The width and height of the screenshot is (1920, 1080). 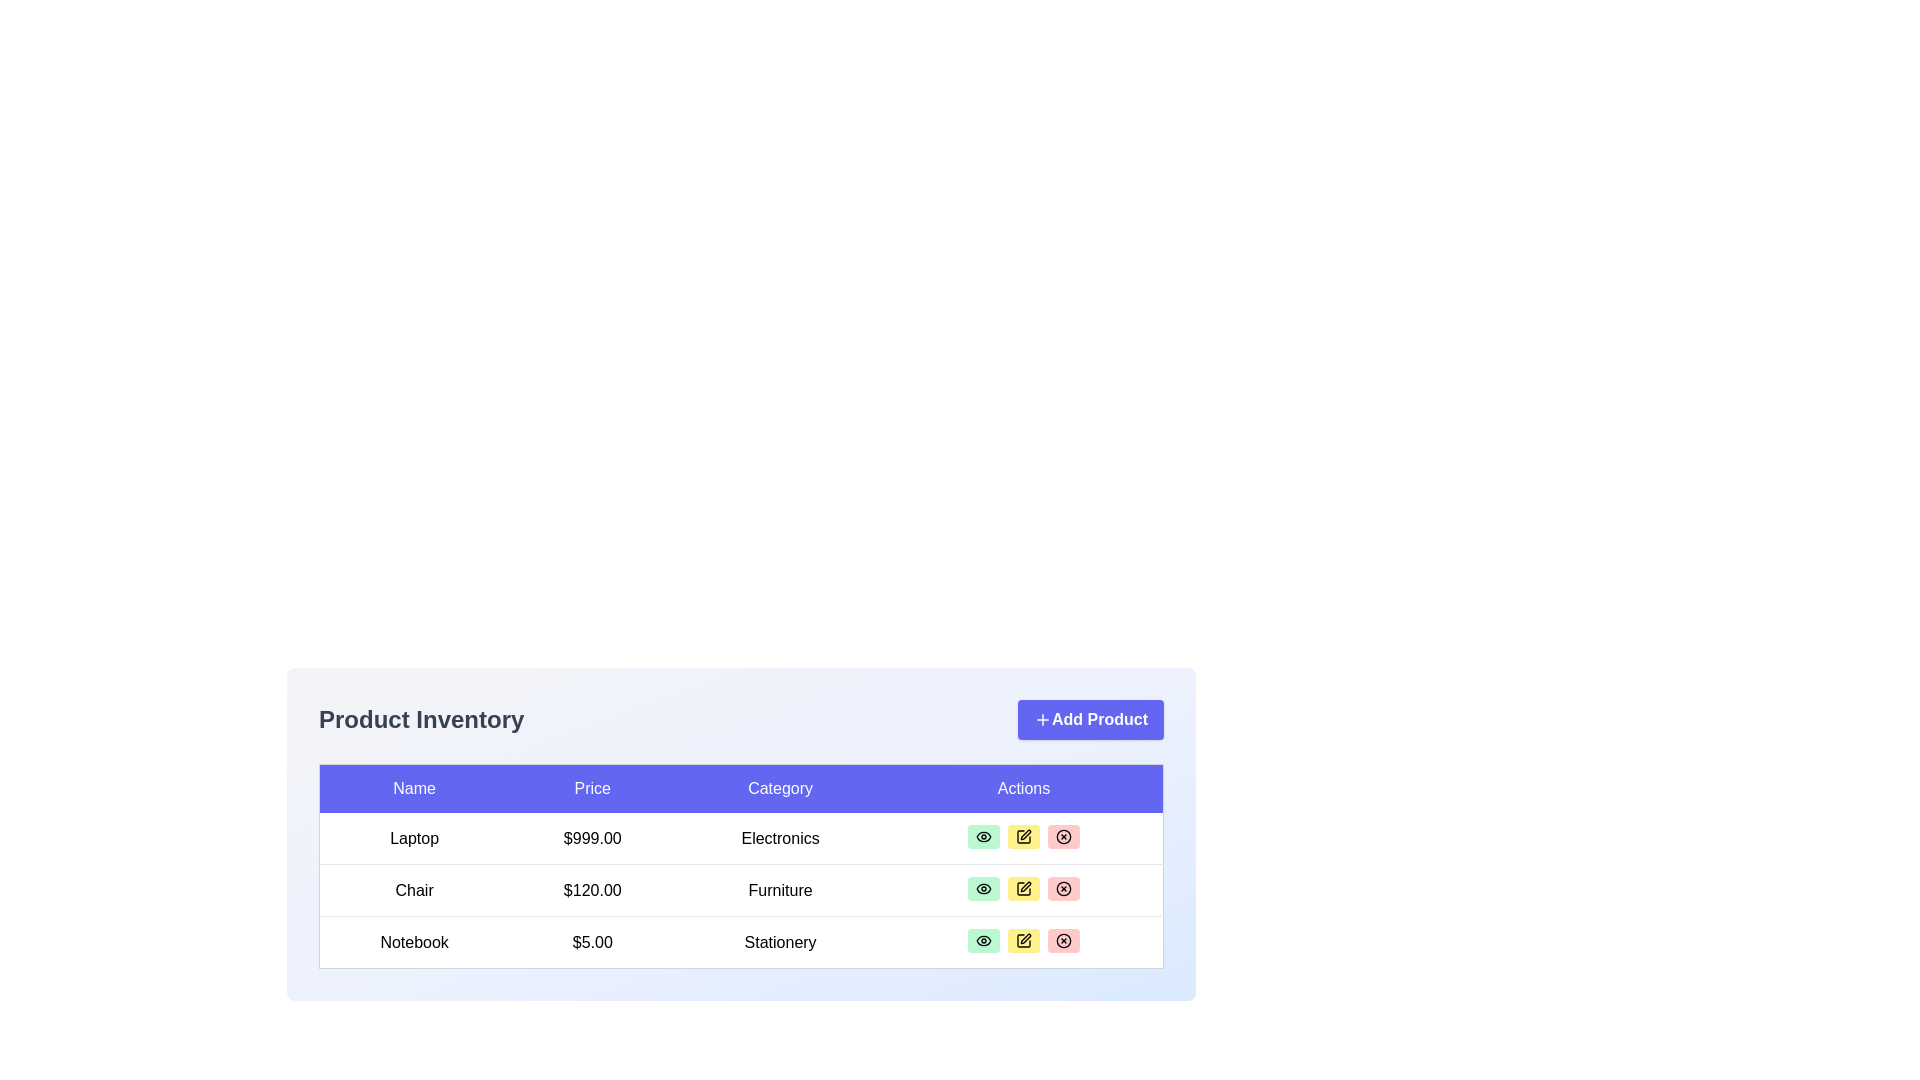 What do you see at coordinates (983, 941) in the screenshot?
I see `the eye icon in the 'Actions' column of the 'Product Inventory' table, specifically in the third row` at bounding box center [983, 941].